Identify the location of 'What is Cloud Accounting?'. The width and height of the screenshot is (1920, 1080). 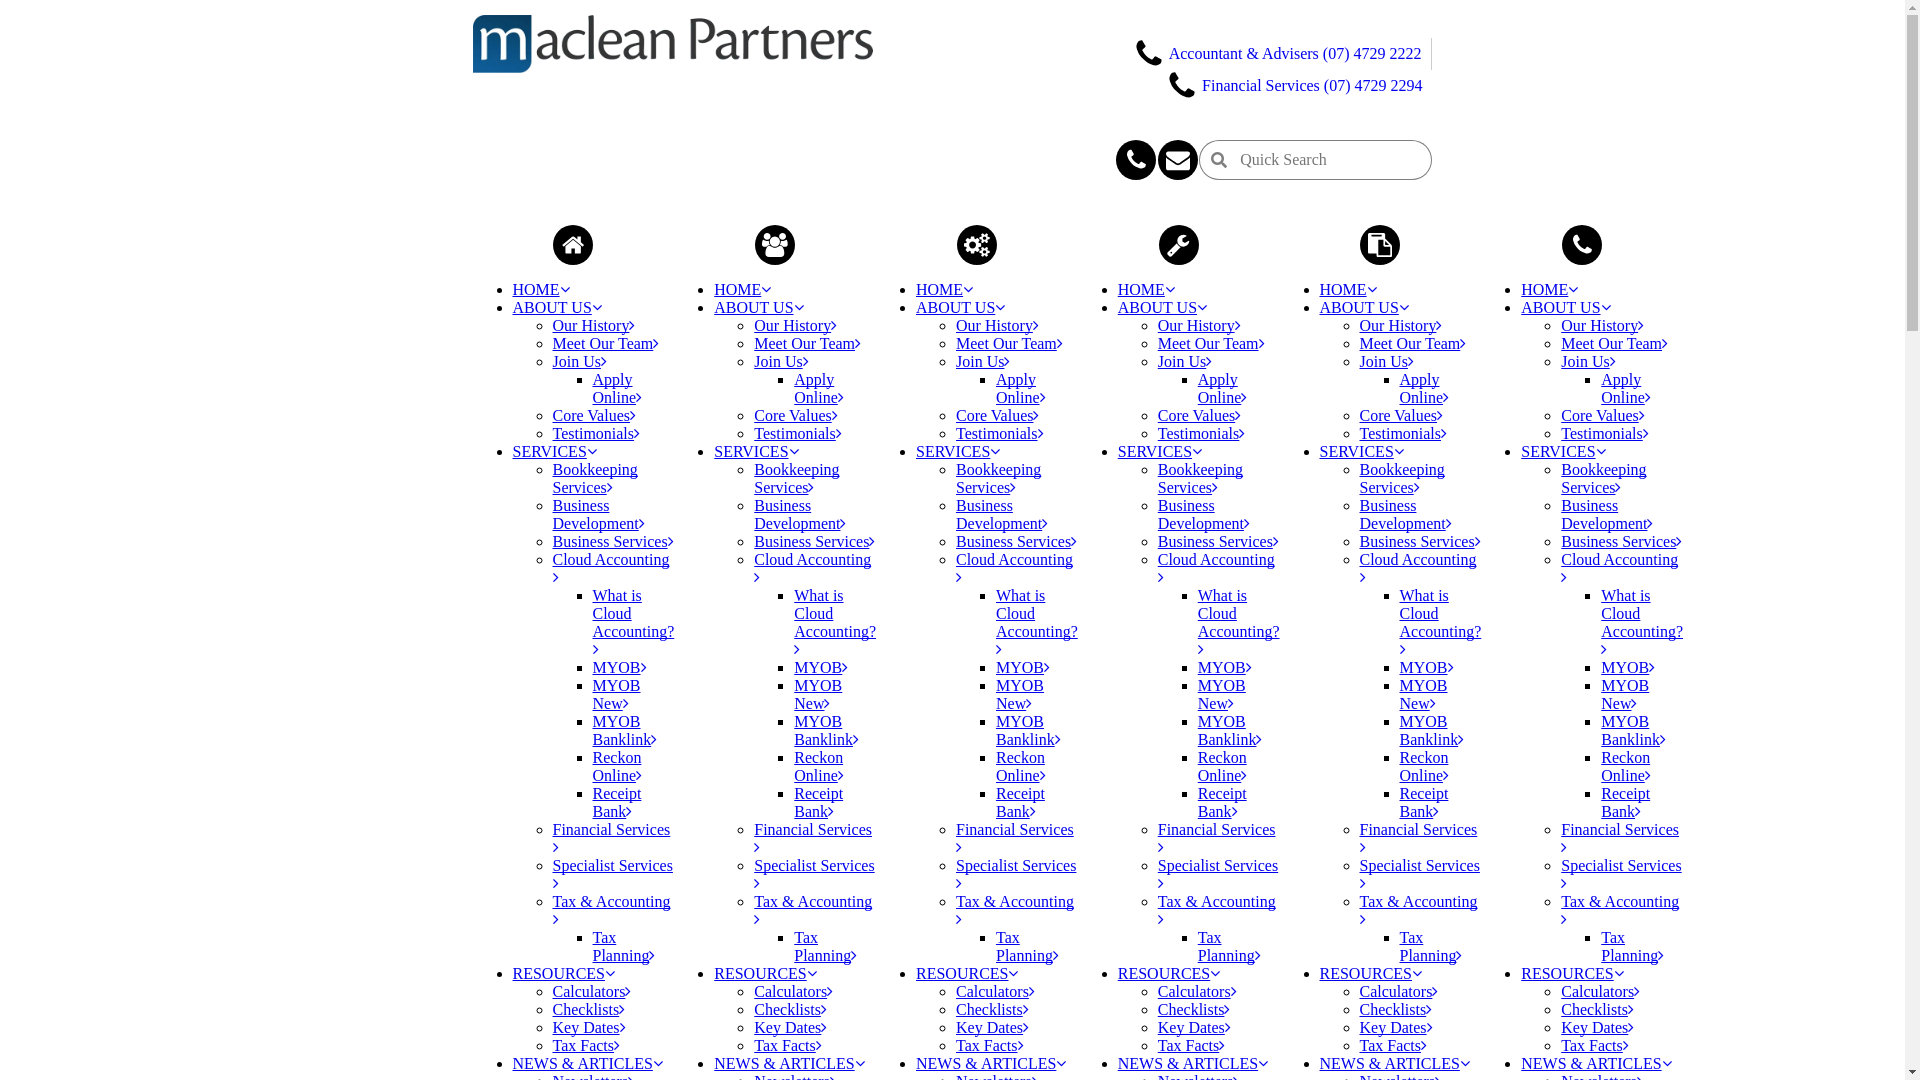
(996, 621).